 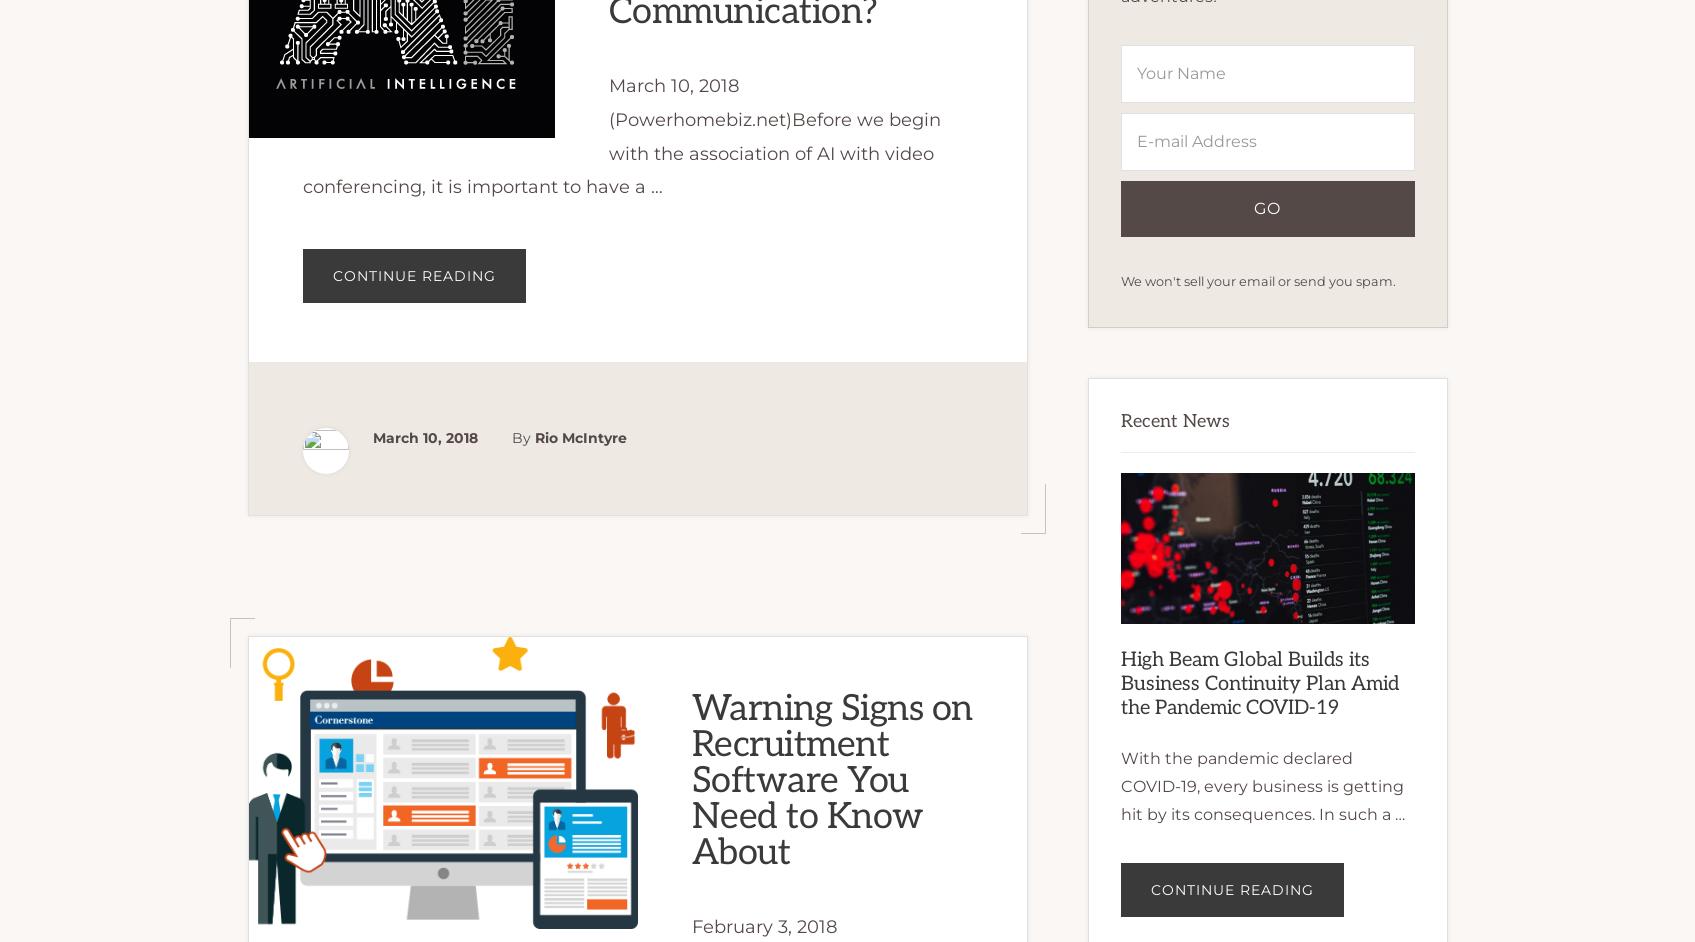 What do you see at coordinates (413, 868) in the screenshot?
I see `'123 Navigation Drive'` at bounding box center [413, 868].